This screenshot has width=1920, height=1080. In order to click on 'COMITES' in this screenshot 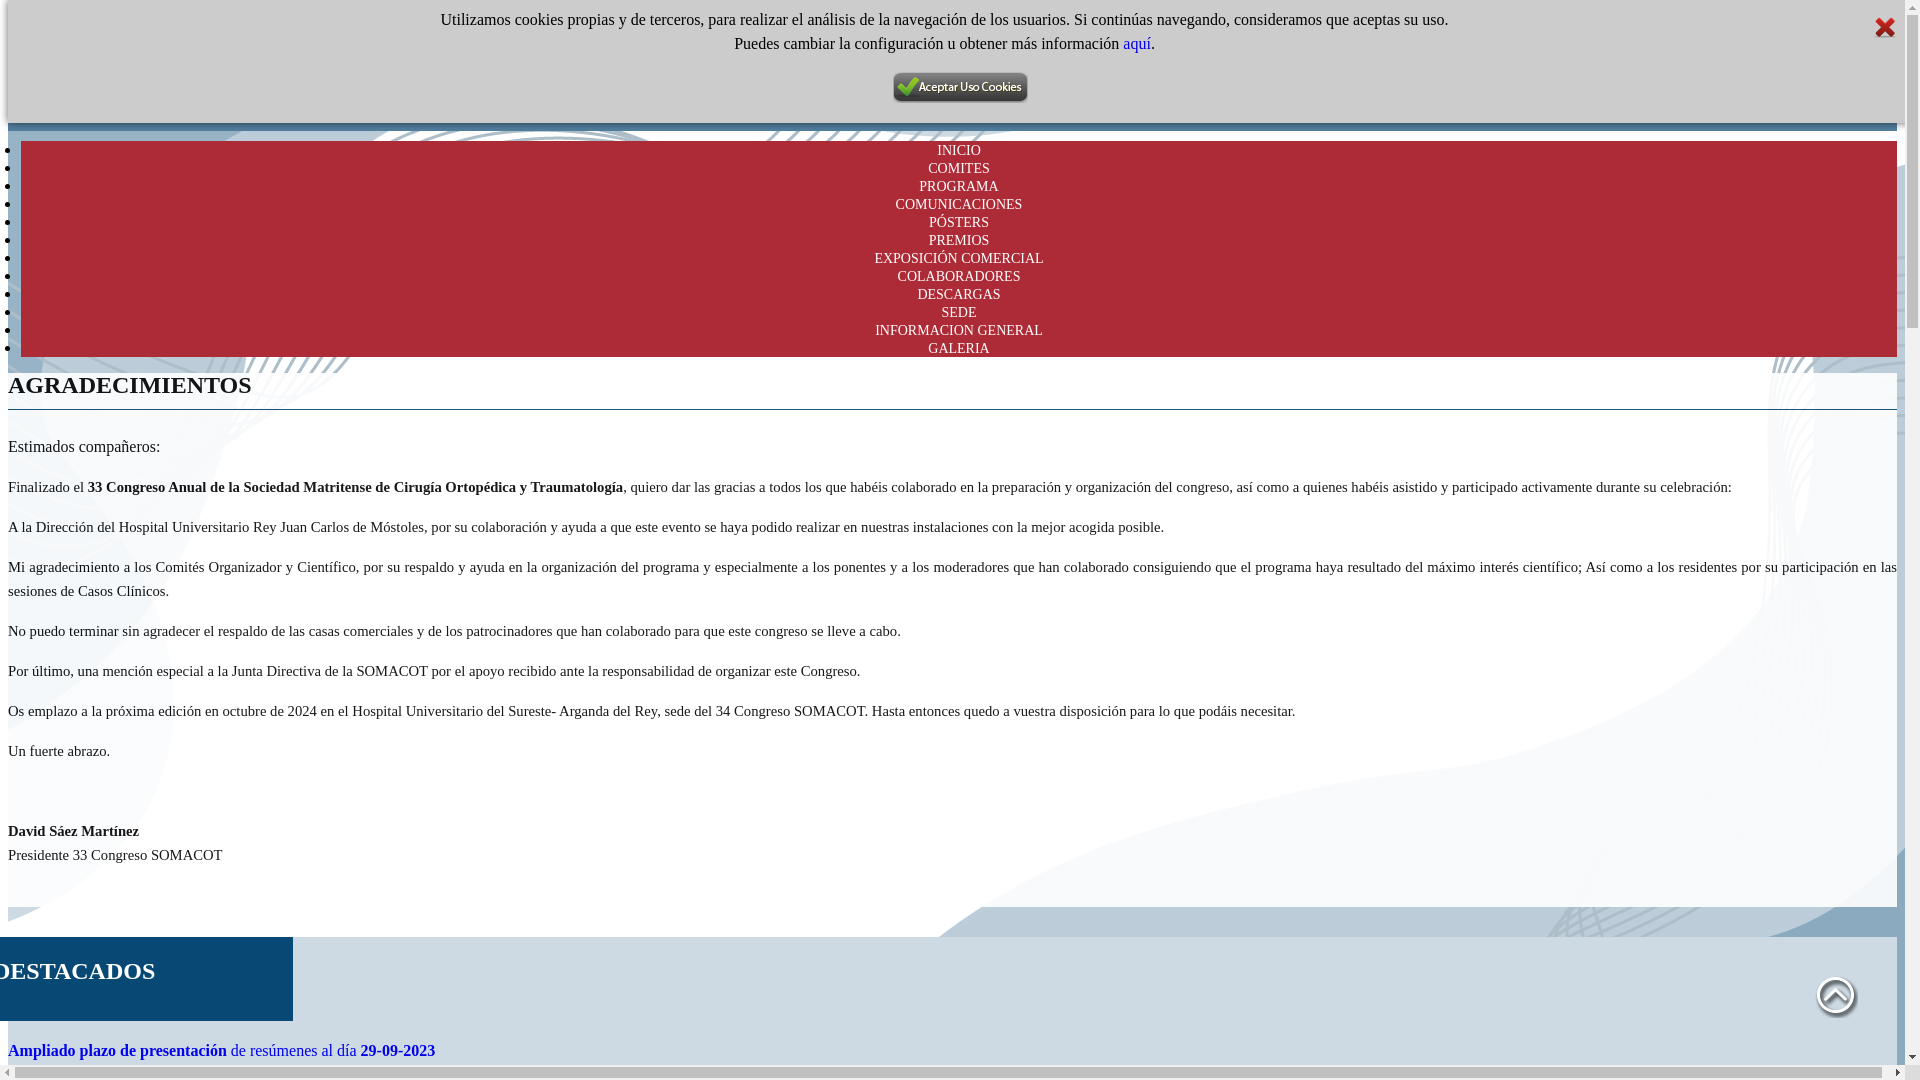, I will do `click(957, 167)`.